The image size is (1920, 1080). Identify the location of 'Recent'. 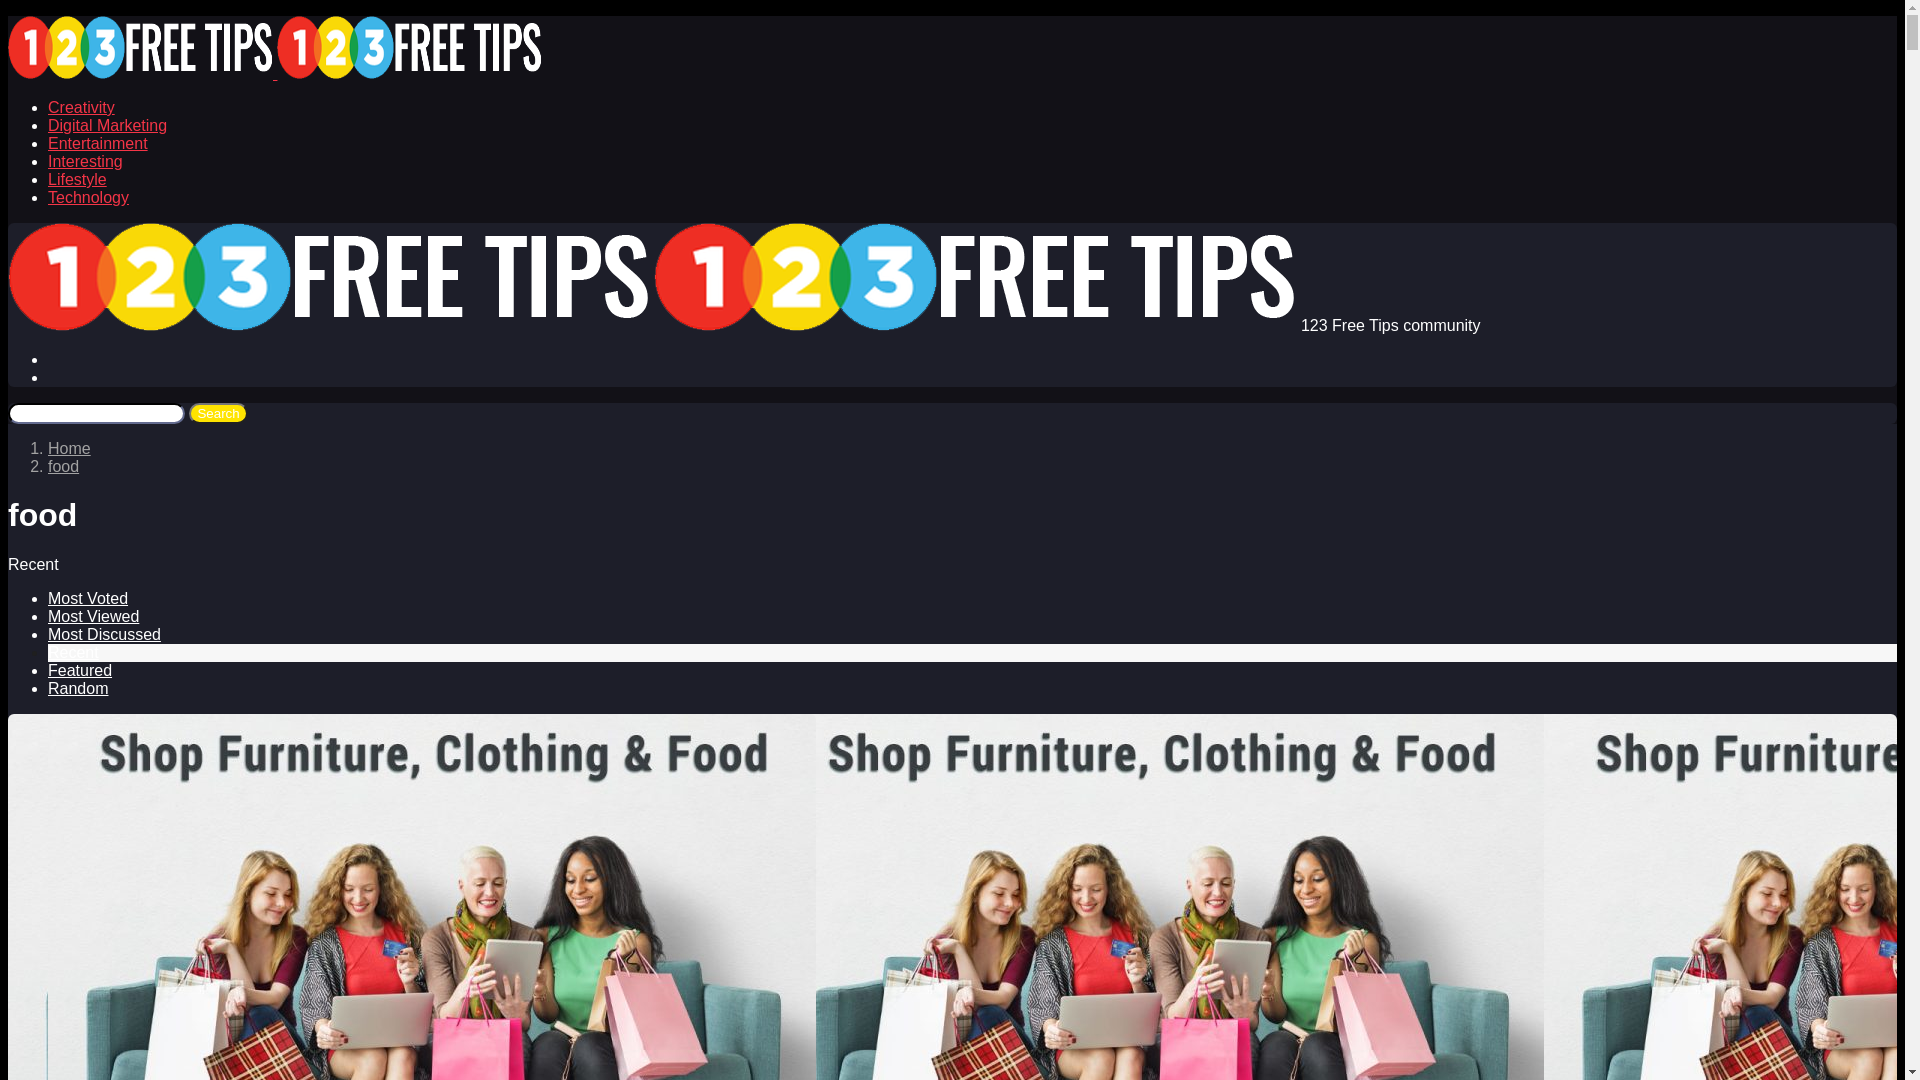
(73, 652).